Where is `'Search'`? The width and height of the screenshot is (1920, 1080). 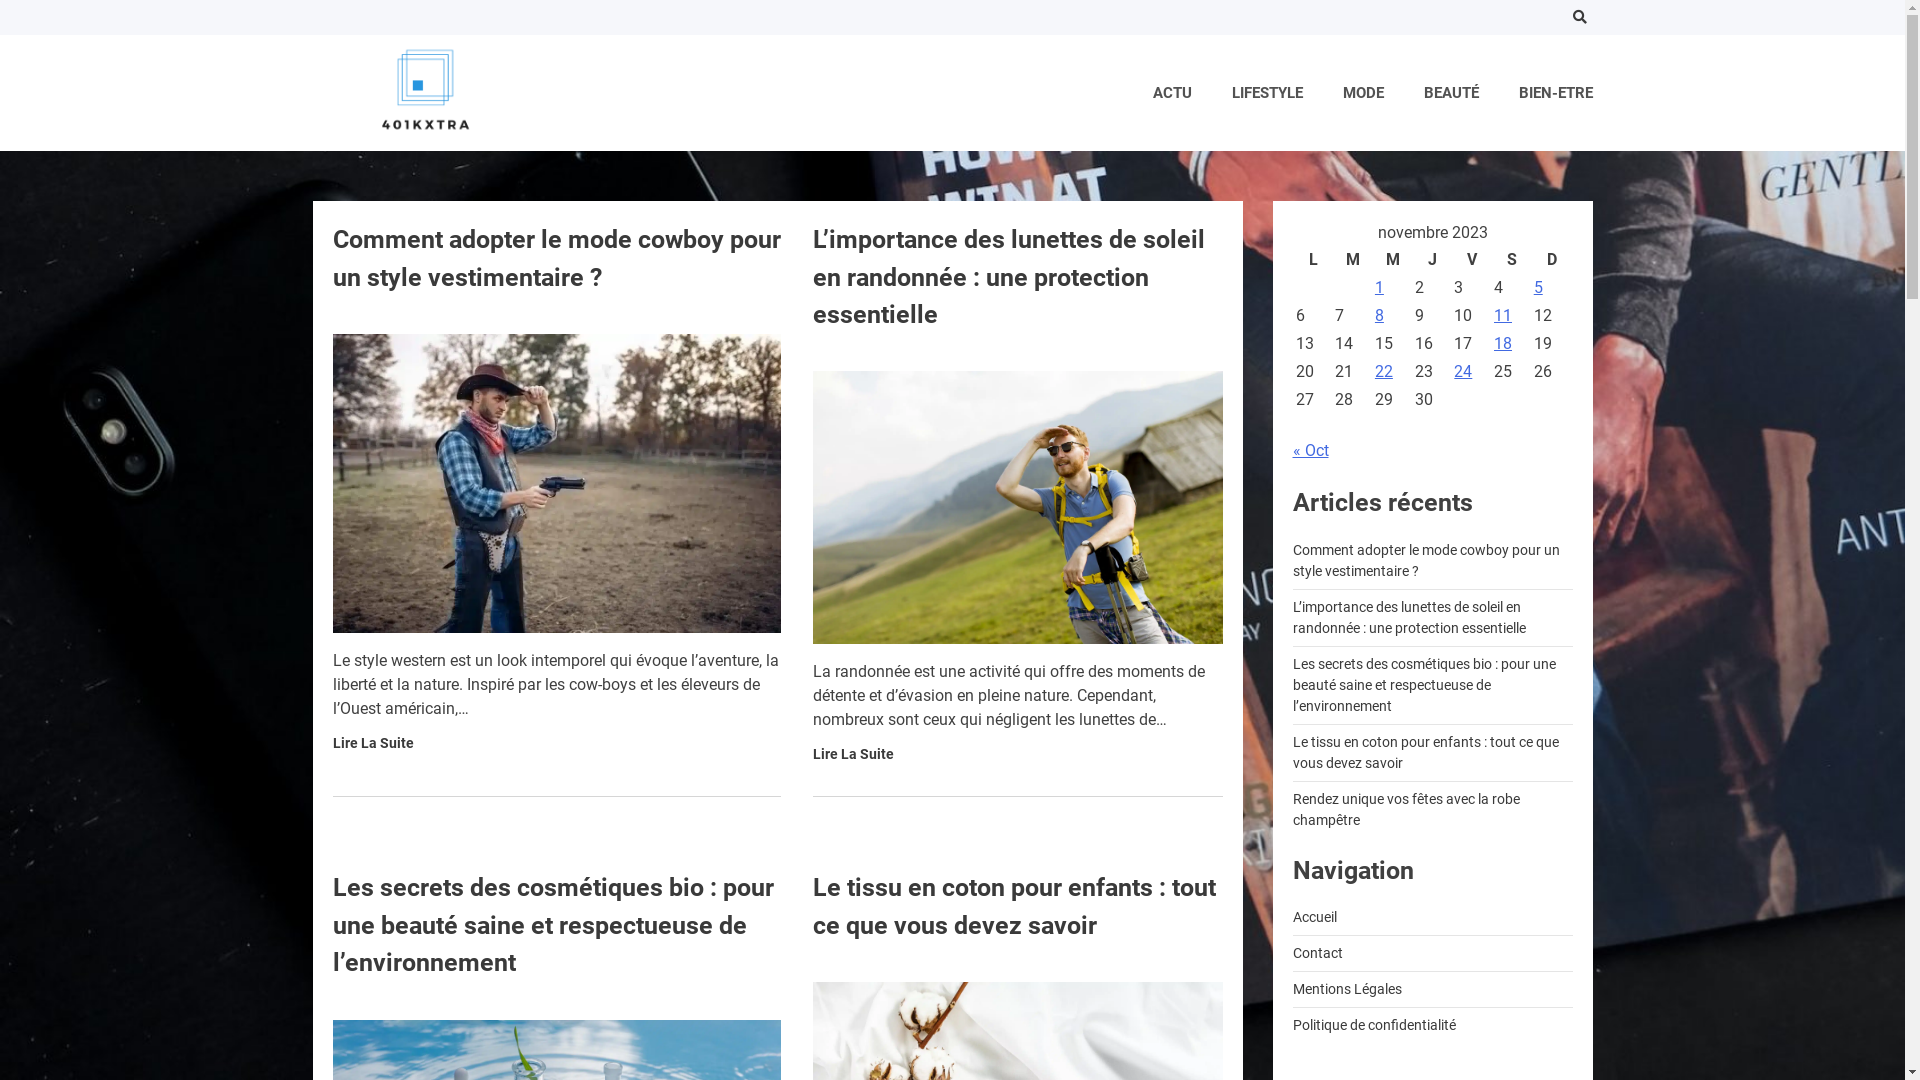 'Search' is located at coordinates (1578, 17).